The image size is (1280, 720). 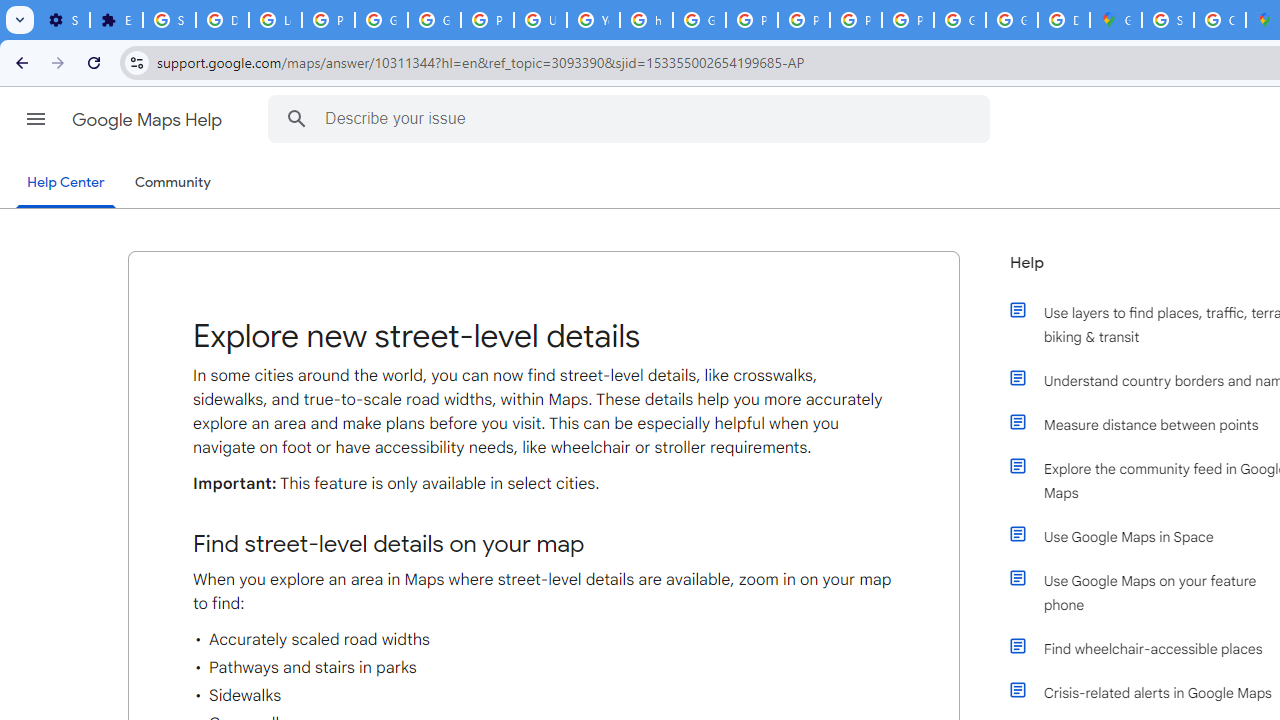 What do you see at coordinates (169, 20) in the screenshot?
I see `'Sign in - Google Accounts'` at bounding box center [169, 20].